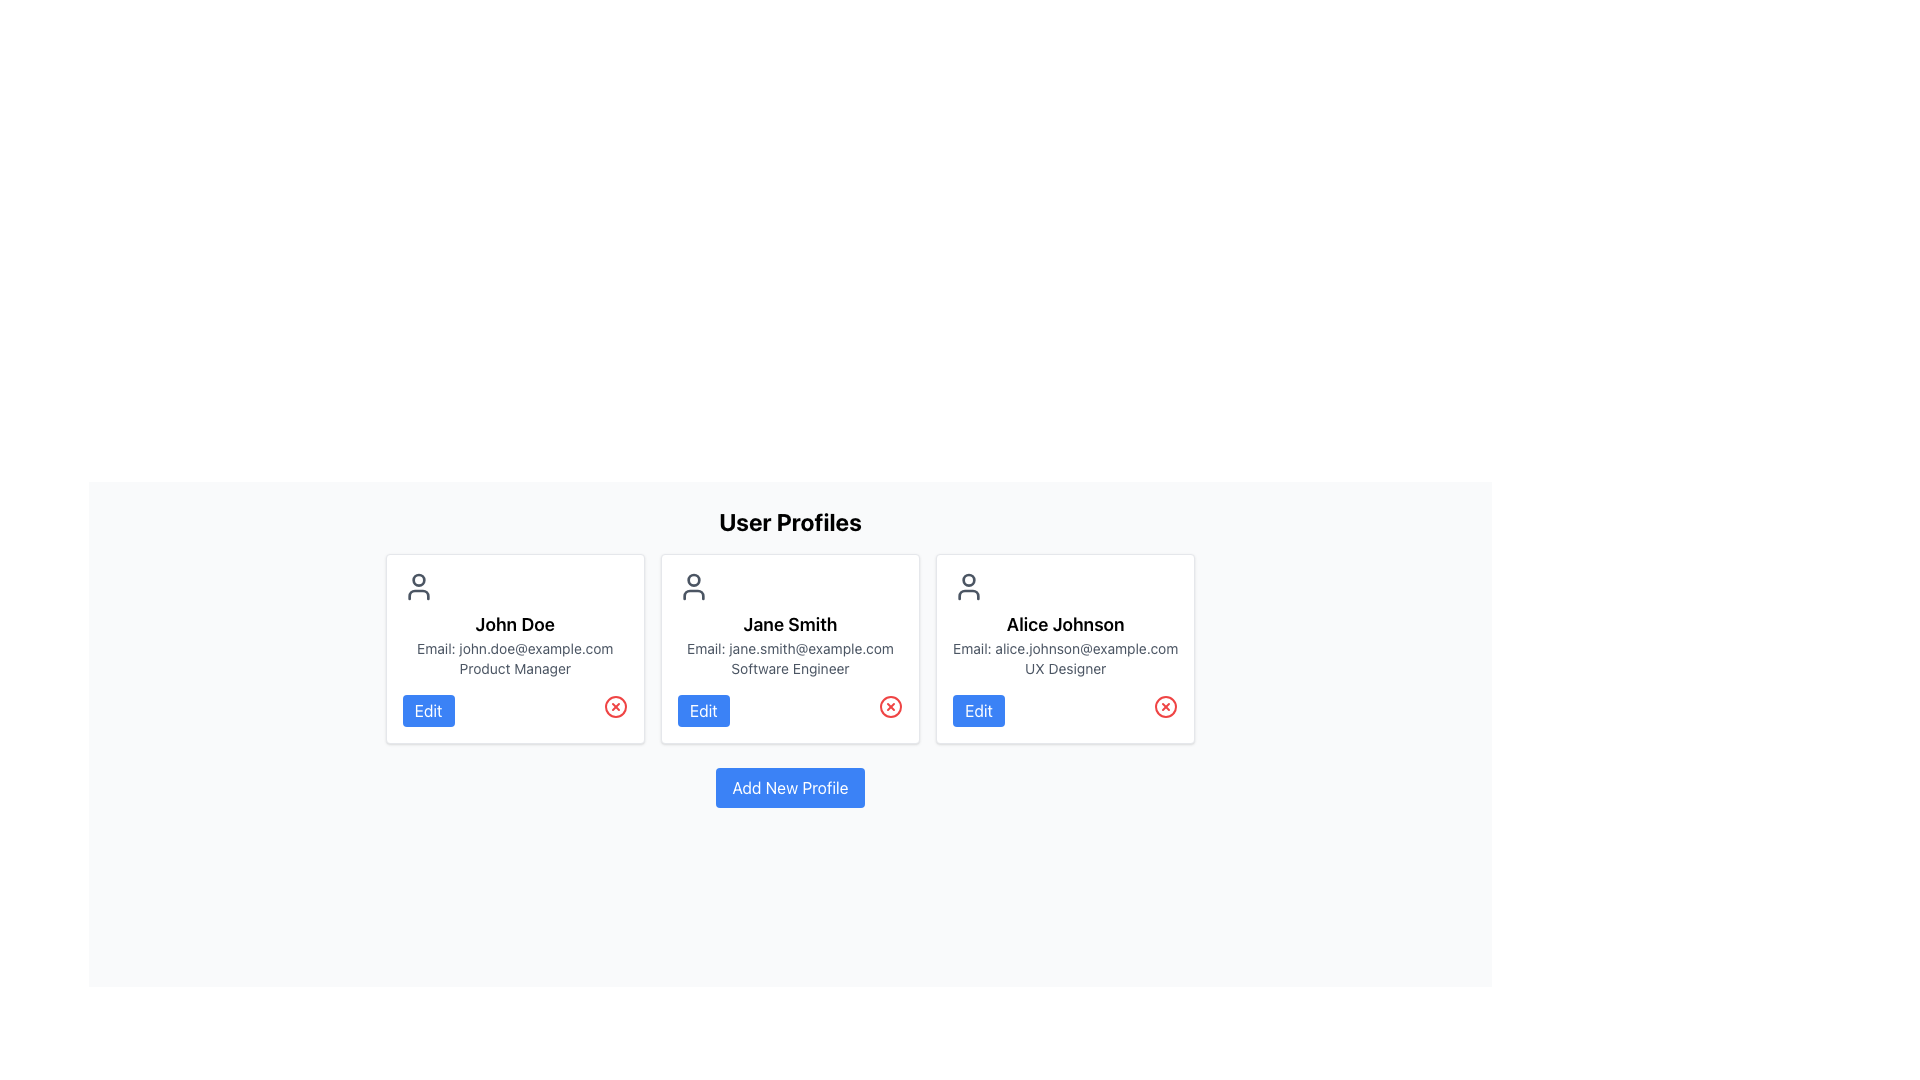 The height and width of the screenshot is (1080, 1920). Describe the element at coordinates (789, 668) in the screenshot. I see `the text label indicating the professional title 'Software Engineer' for Jane Smith, located in the second profile card from the left, below her name and email address, and above the 'Edit' button` at that location.